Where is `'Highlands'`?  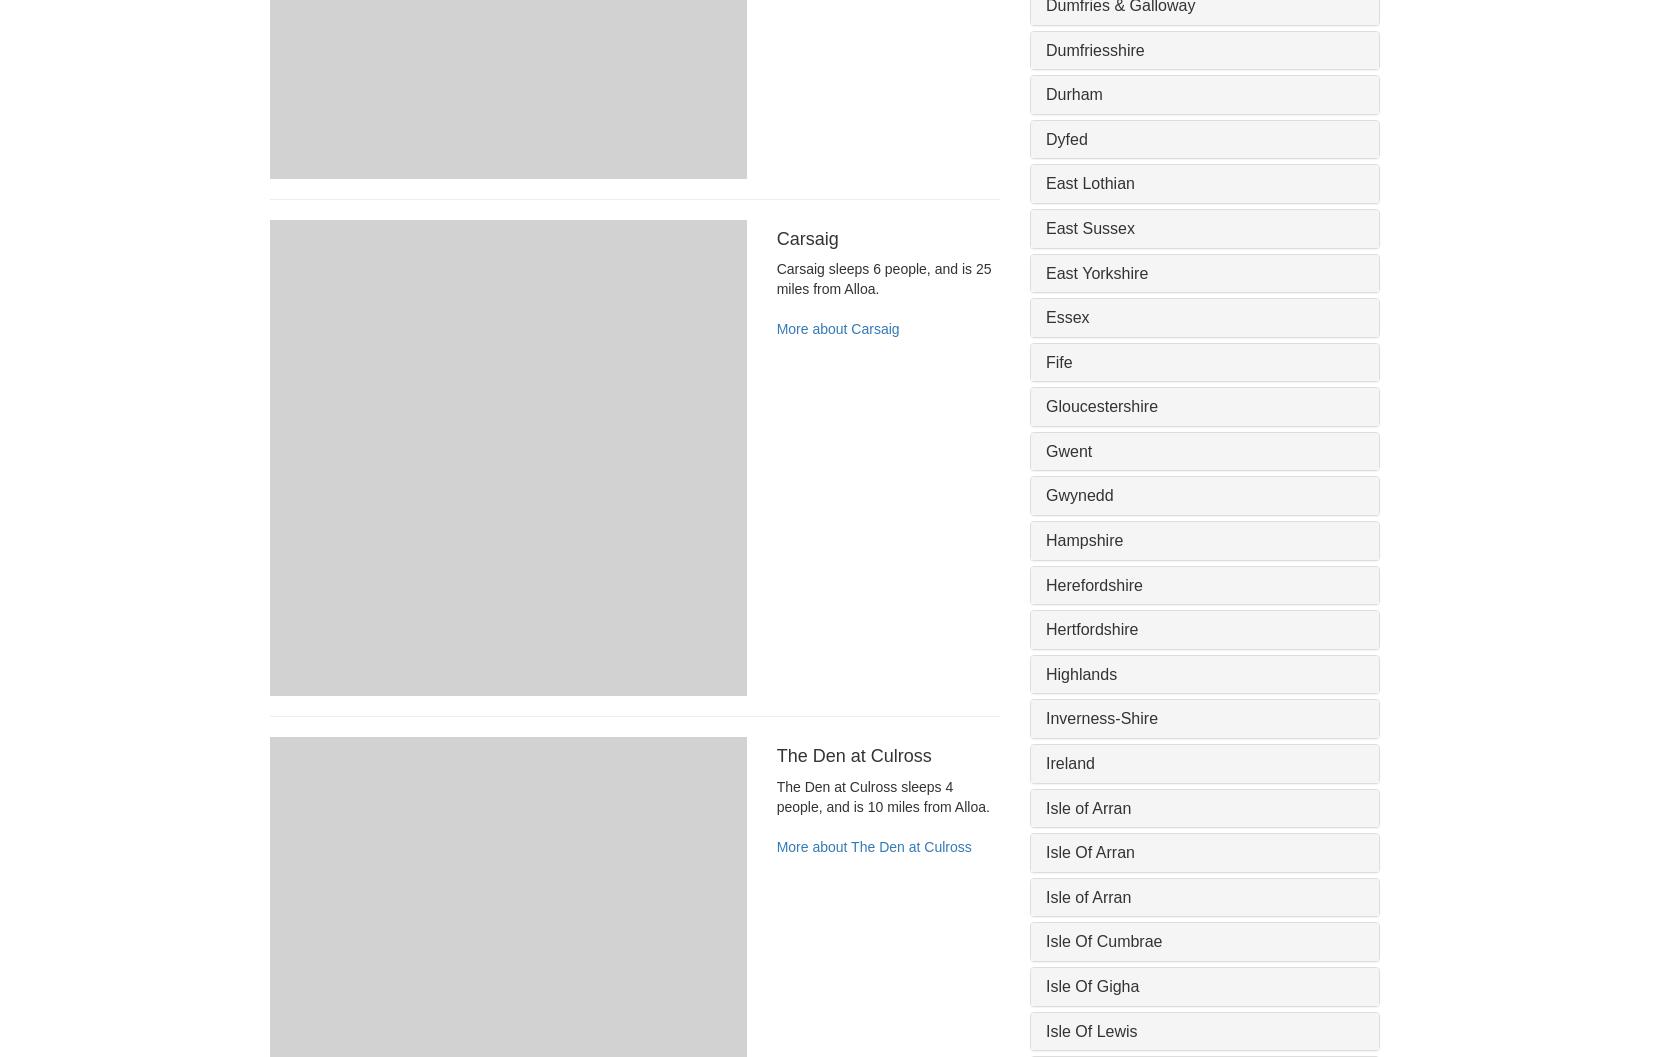
'Highlands' is located at coordinates (1080, 673).